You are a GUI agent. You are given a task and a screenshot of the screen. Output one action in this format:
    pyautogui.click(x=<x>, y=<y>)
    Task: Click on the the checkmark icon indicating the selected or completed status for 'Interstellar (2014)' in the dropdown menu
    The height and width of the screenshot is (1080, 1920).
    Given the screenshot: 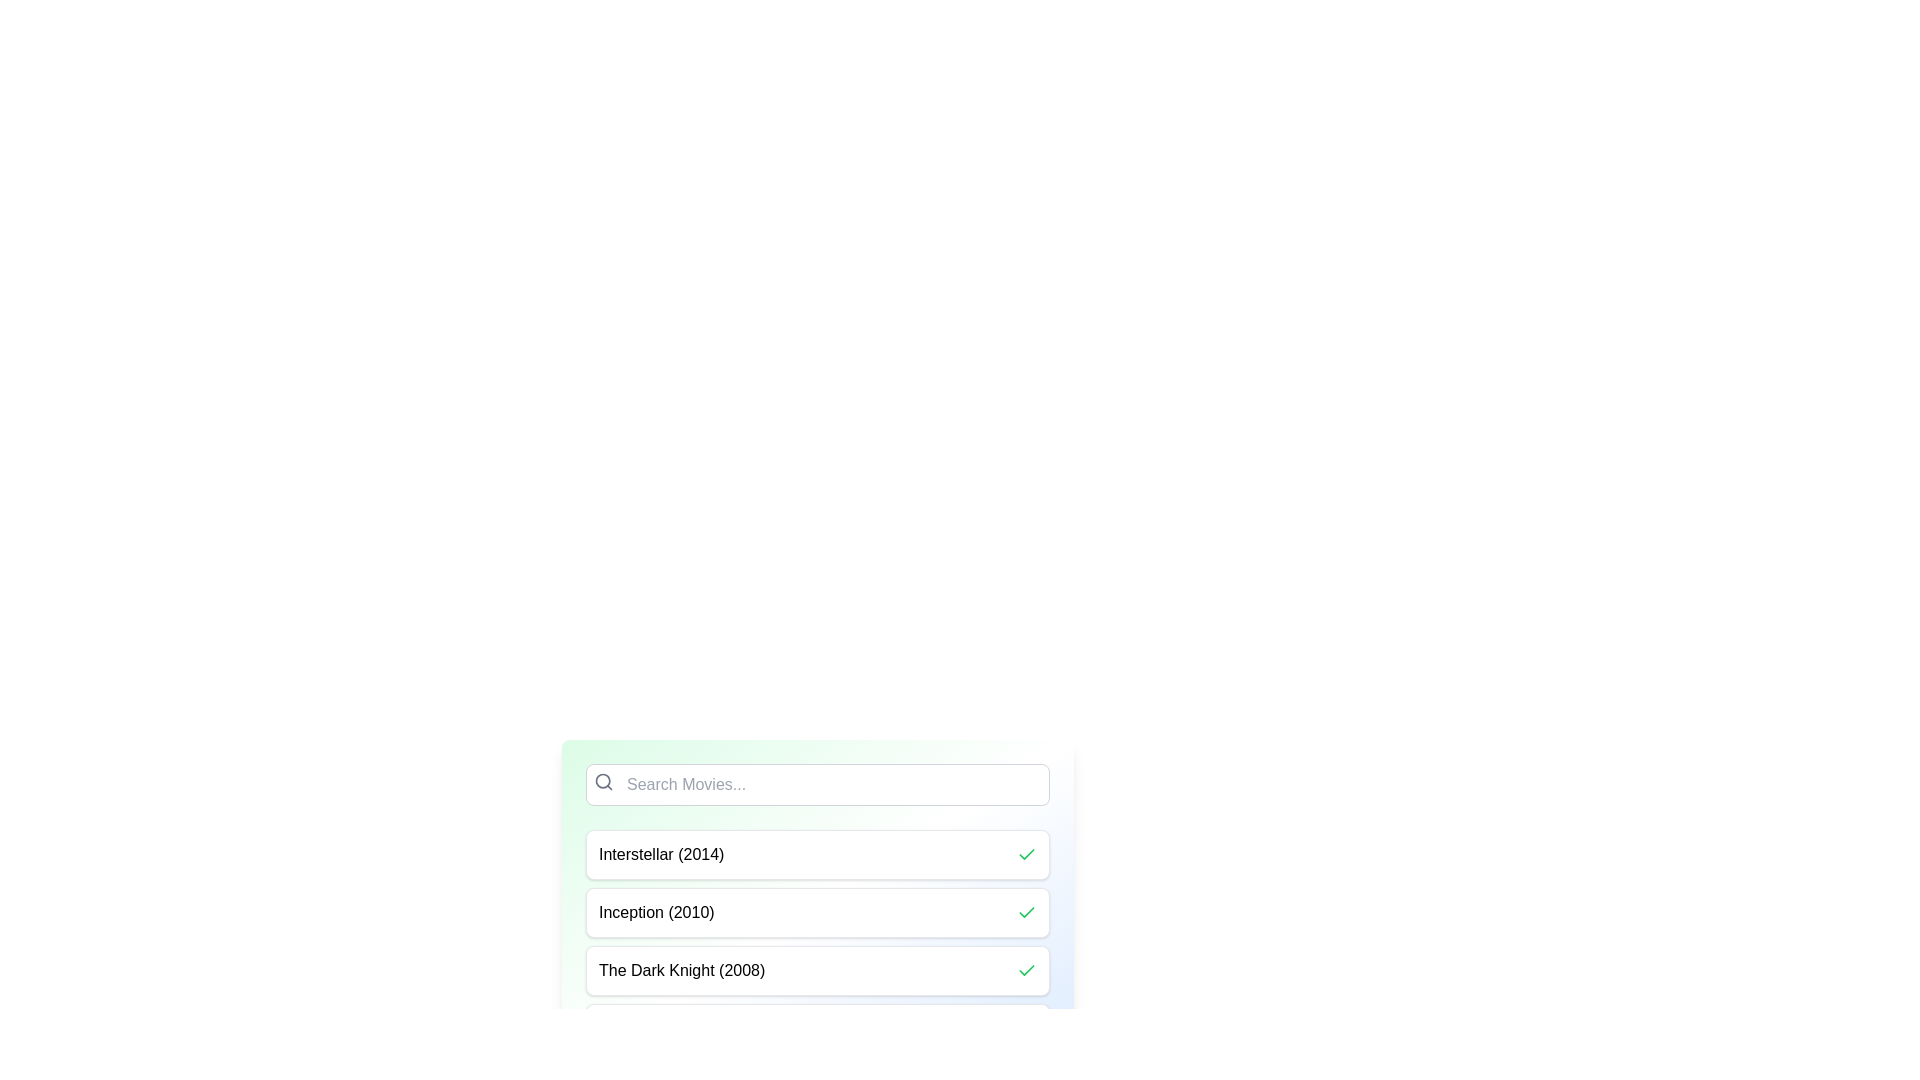 What is the action you would take?
    pyautogui.click(x=1027, y=855)
    